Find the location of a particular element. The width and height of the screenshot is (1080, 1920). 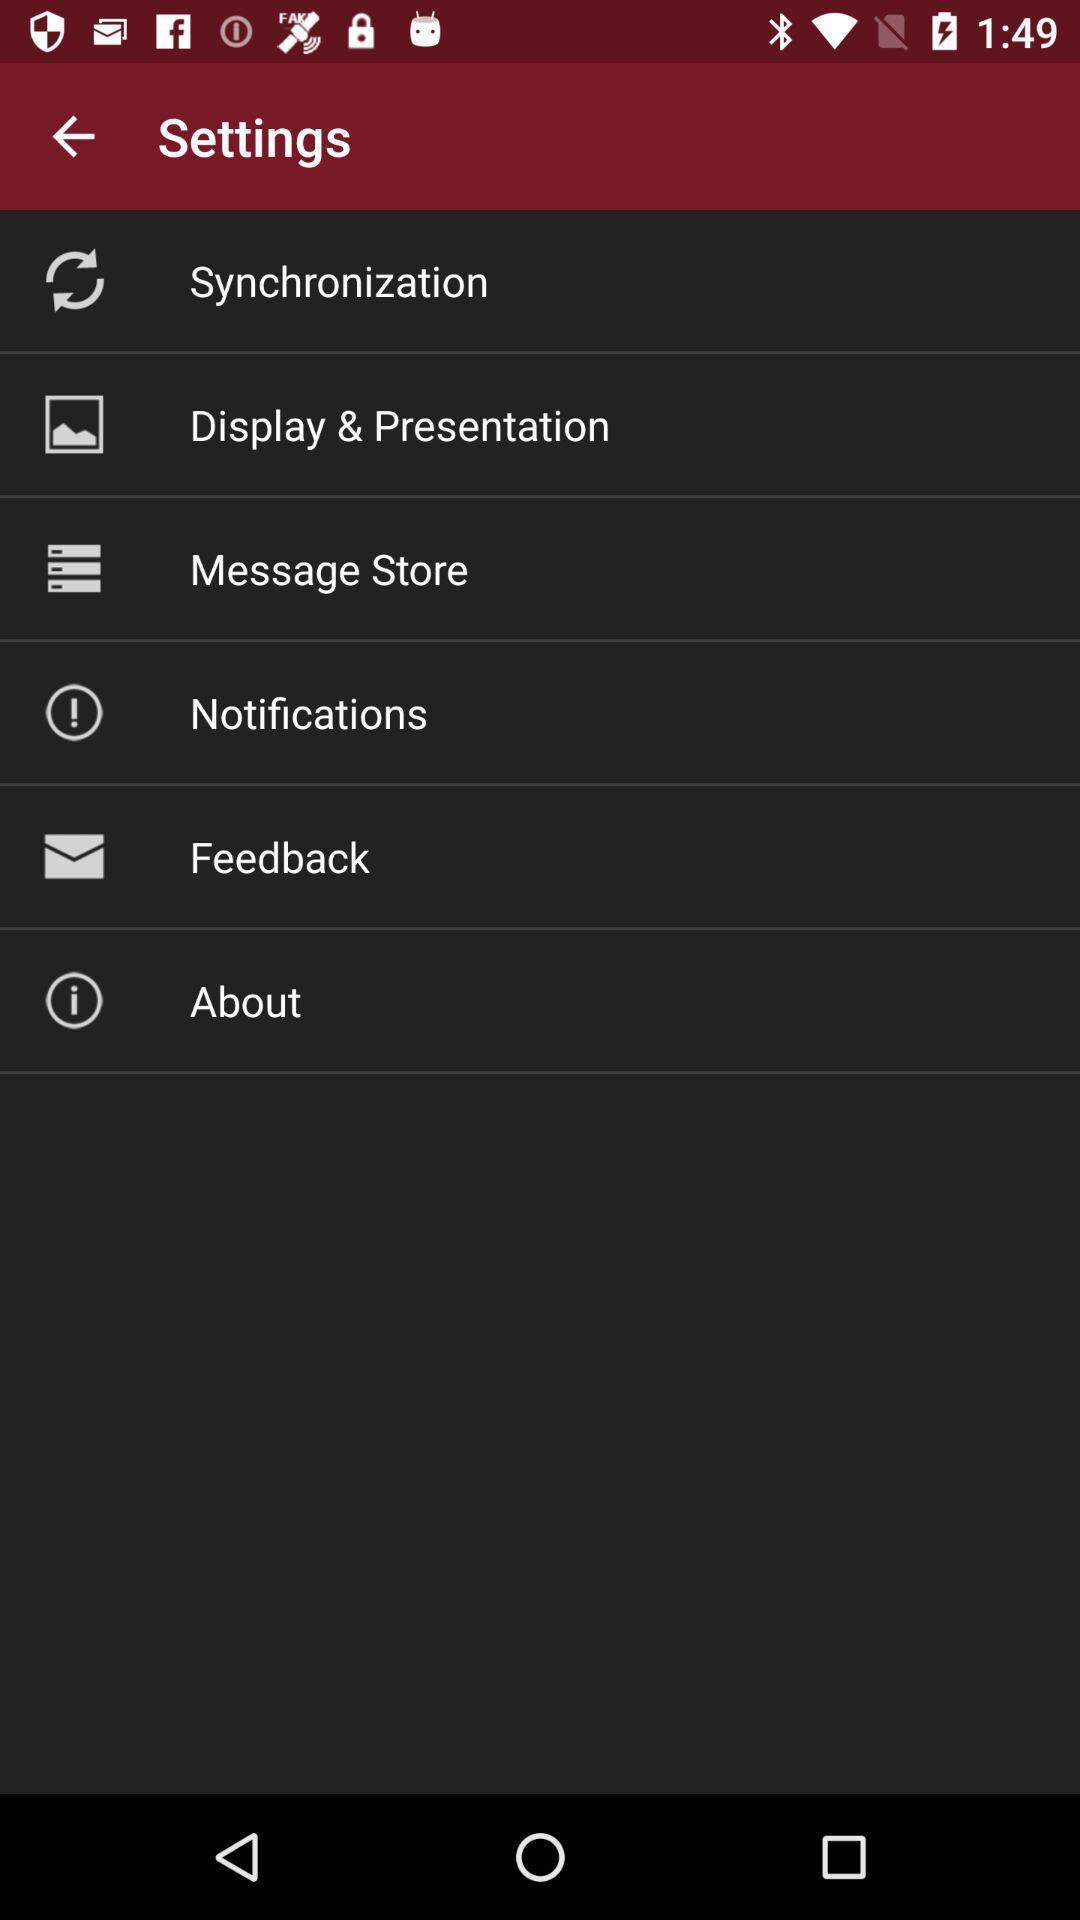

the icon below the display & presentation icon is located at coordinates (328, 567).